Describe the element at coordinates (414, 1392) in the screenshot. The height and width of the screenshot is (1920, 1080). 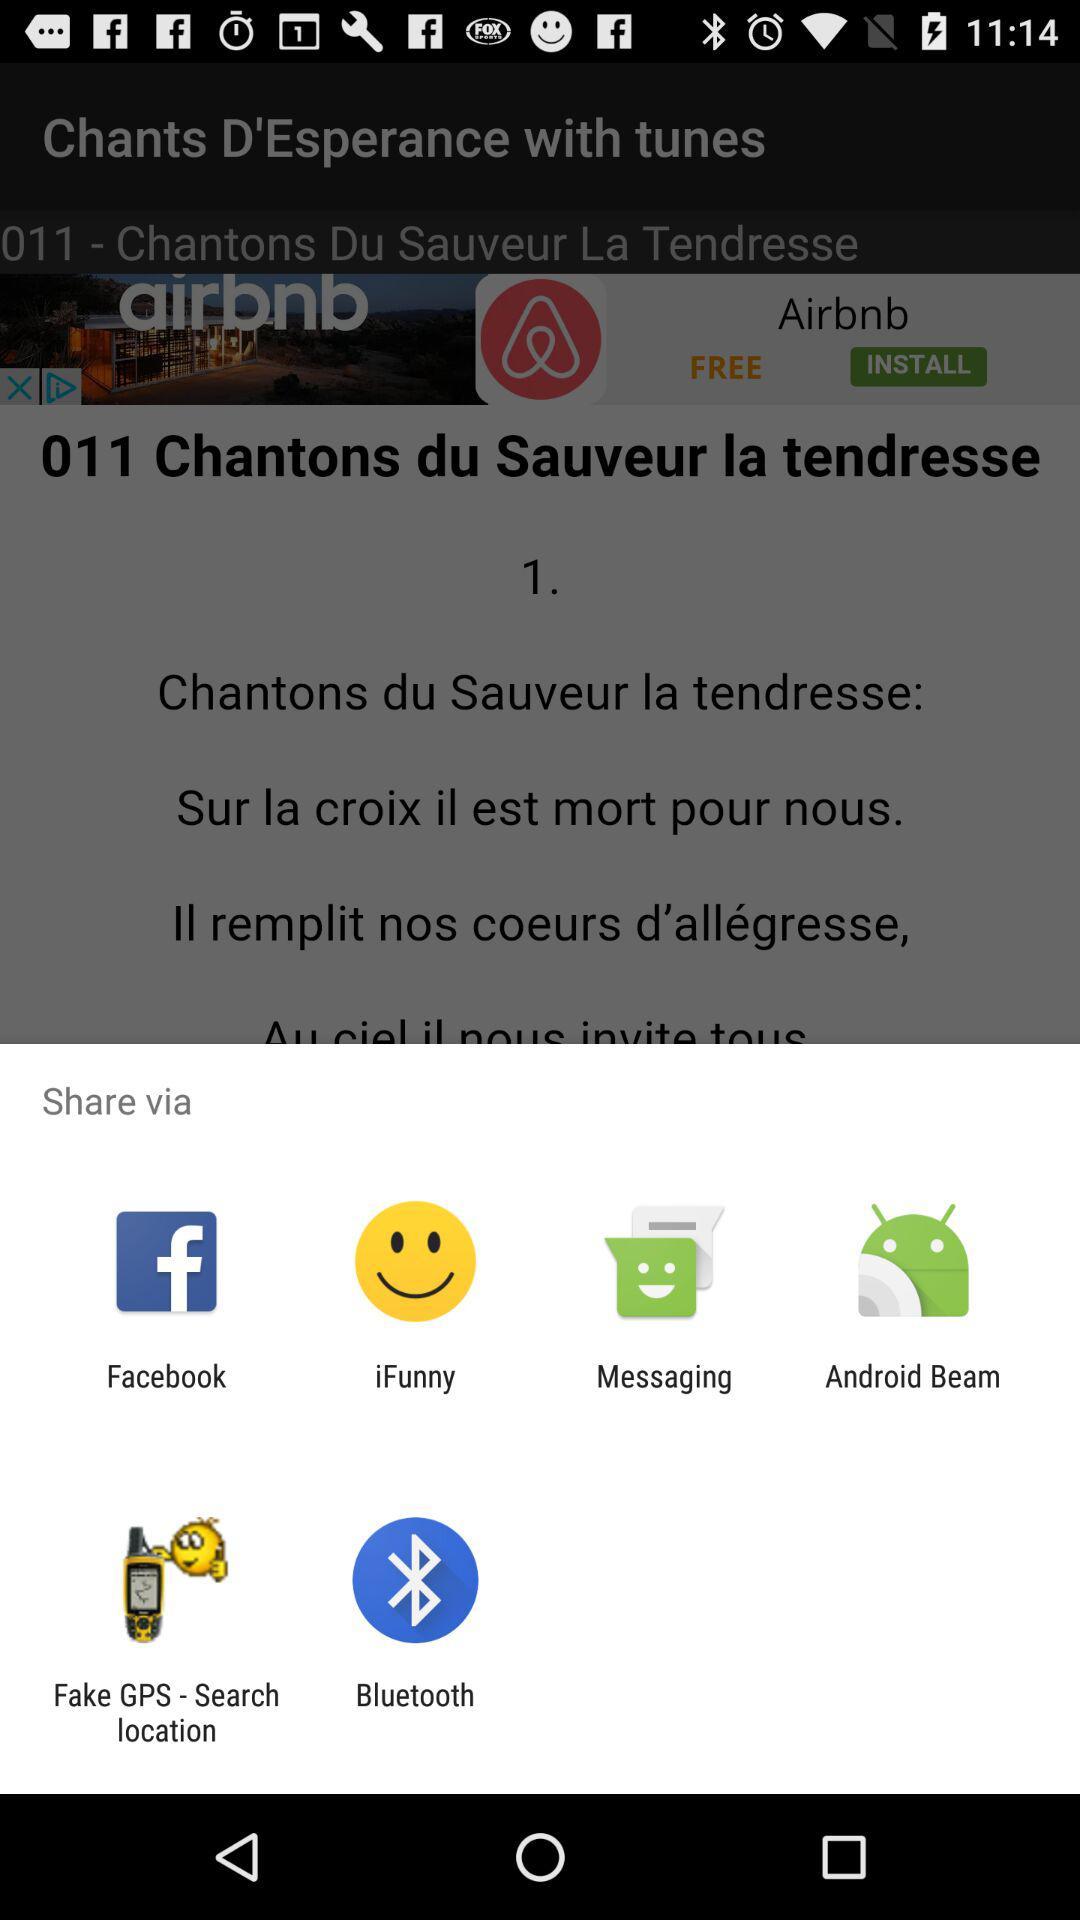
I see `the icon next to messaging app` at that location.